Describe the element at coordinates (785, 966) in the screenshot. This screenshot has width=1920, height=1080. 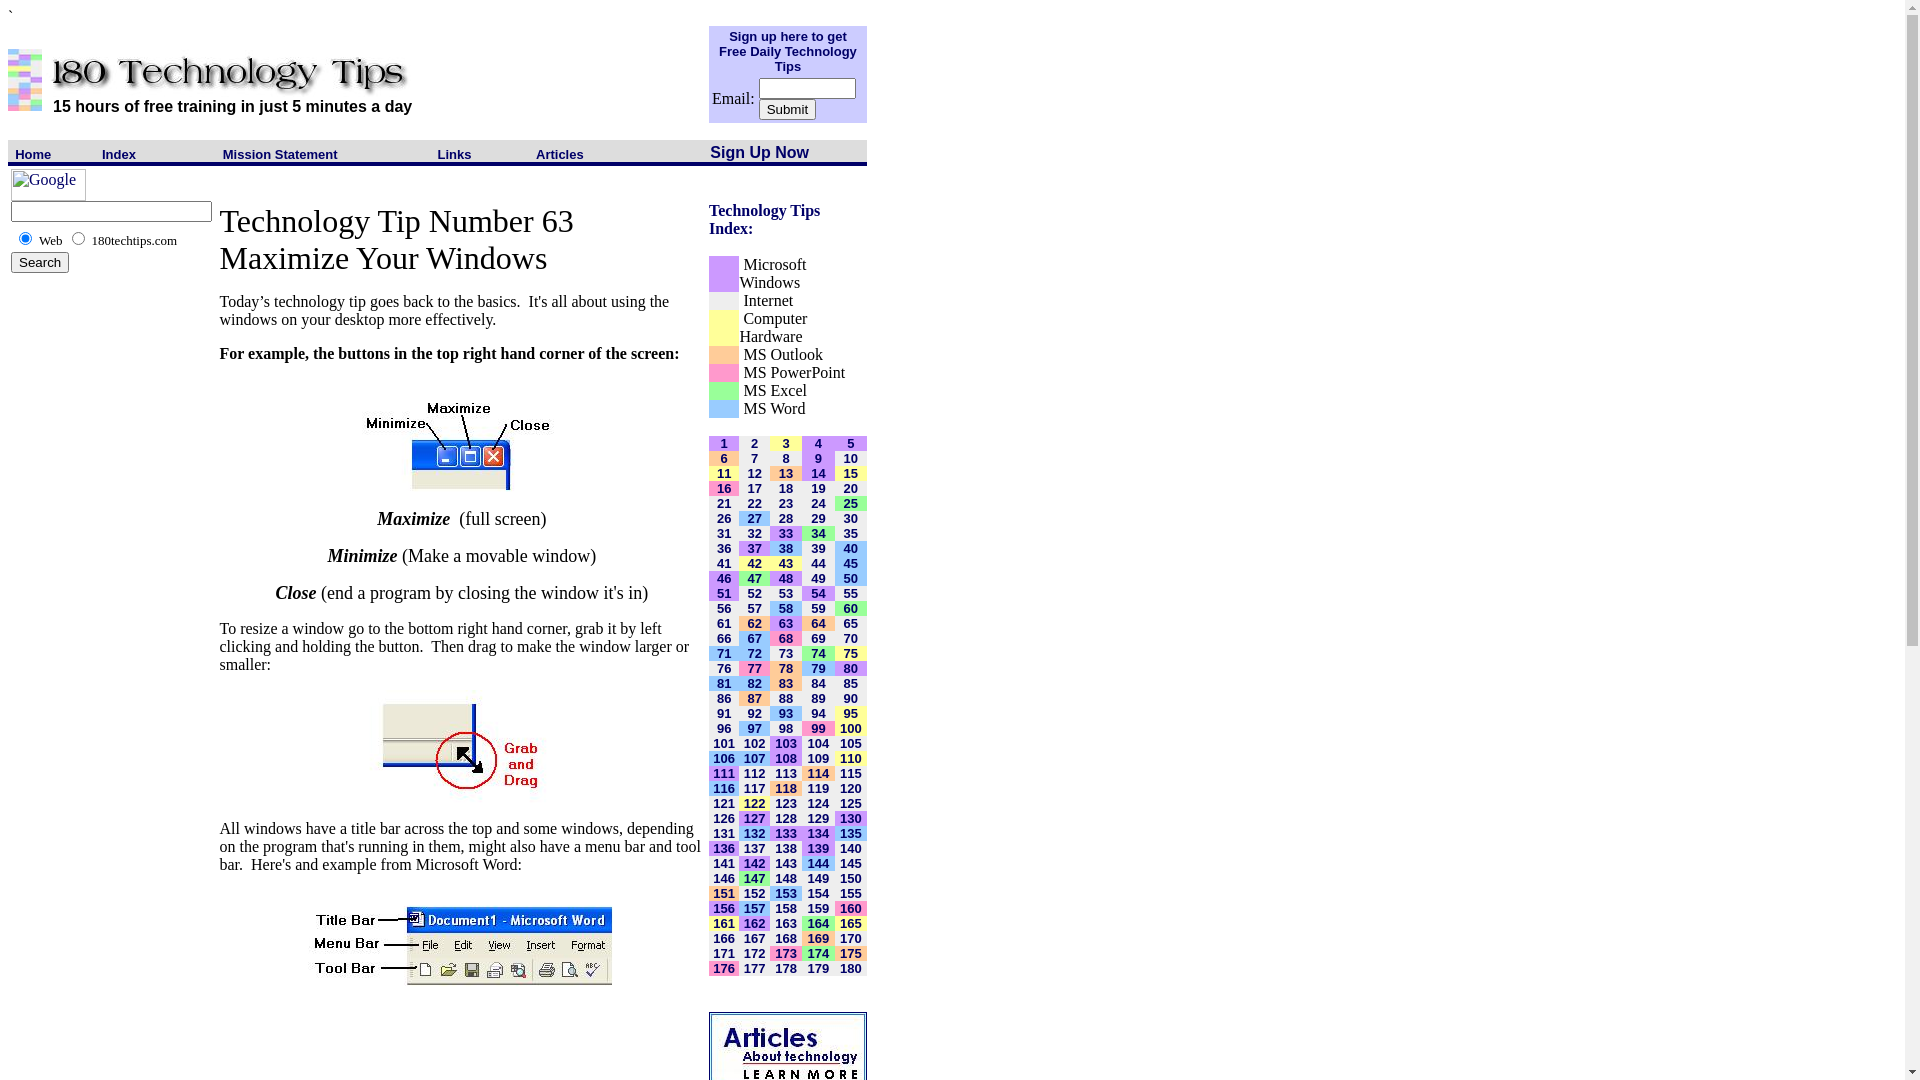
I see `'178'` at that location.